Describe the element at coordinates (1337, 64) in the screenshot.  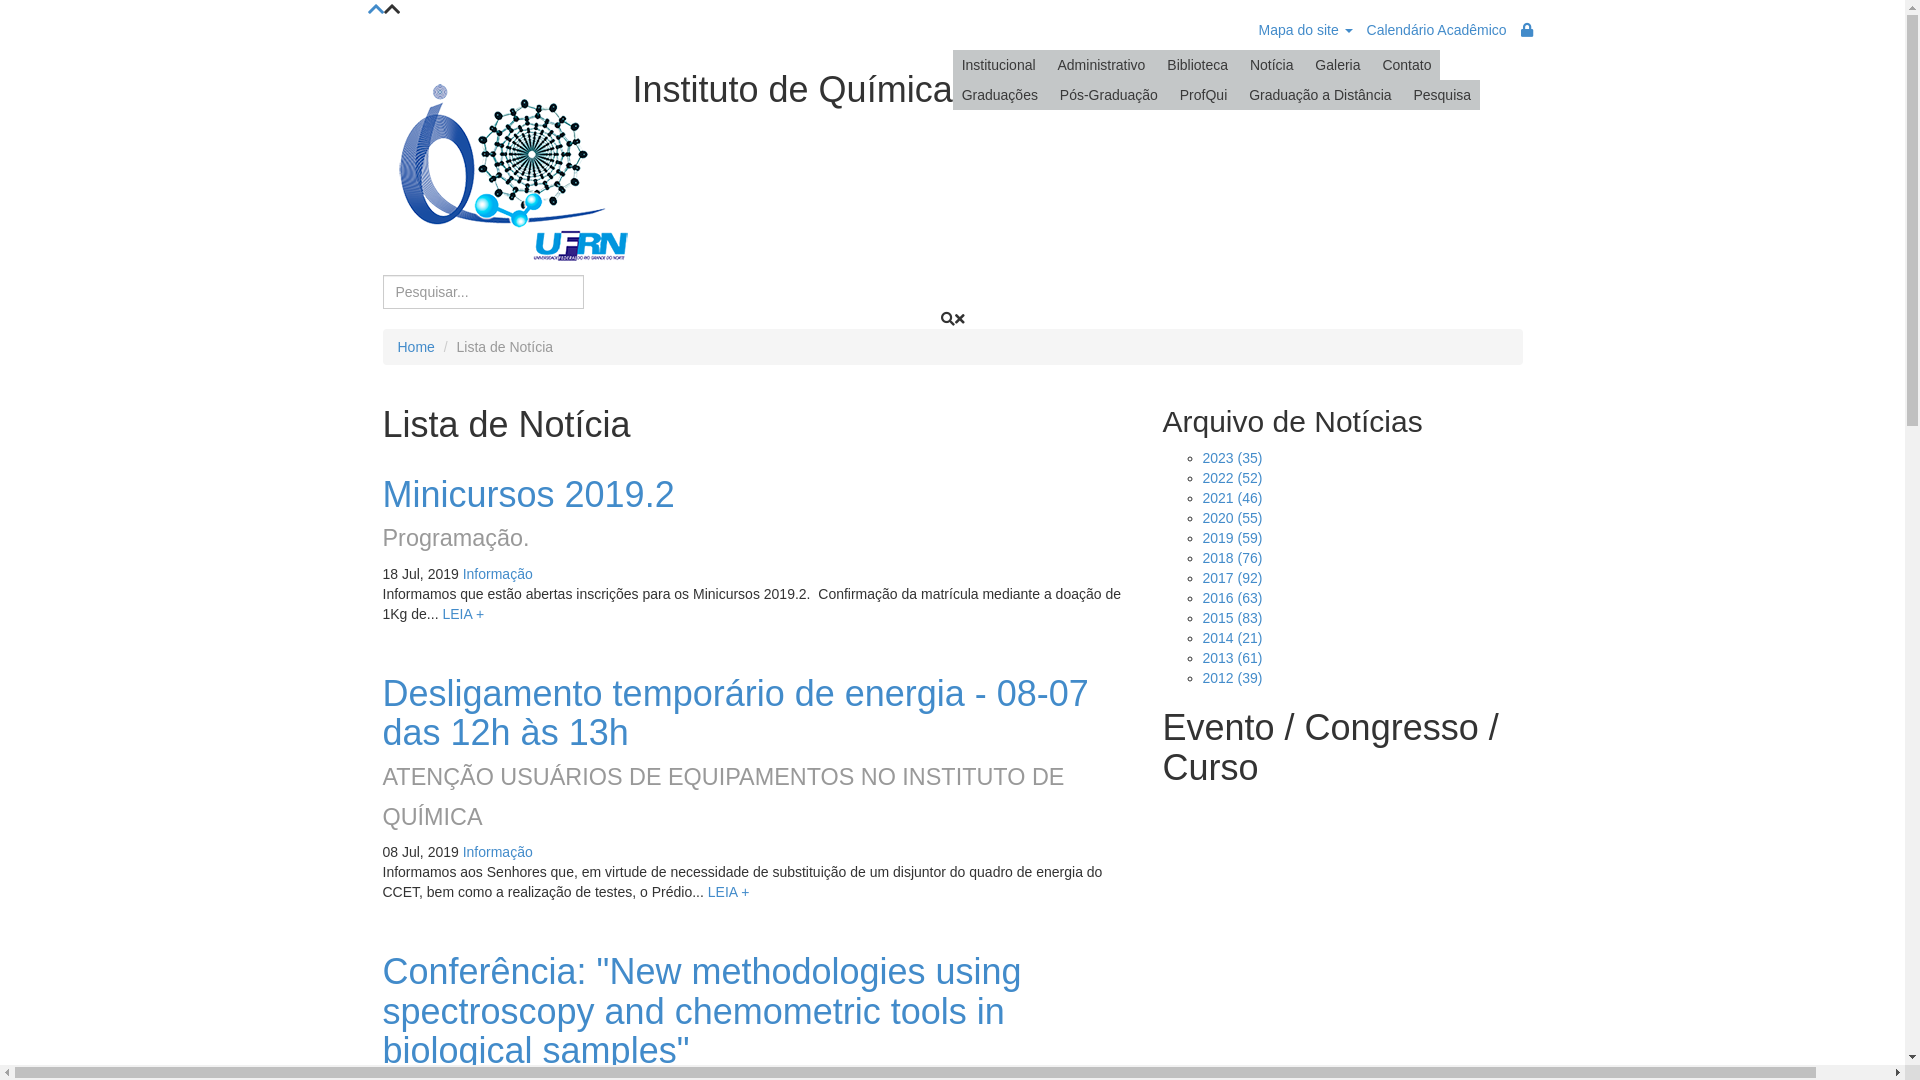
I see `'Galeria'` at that location.